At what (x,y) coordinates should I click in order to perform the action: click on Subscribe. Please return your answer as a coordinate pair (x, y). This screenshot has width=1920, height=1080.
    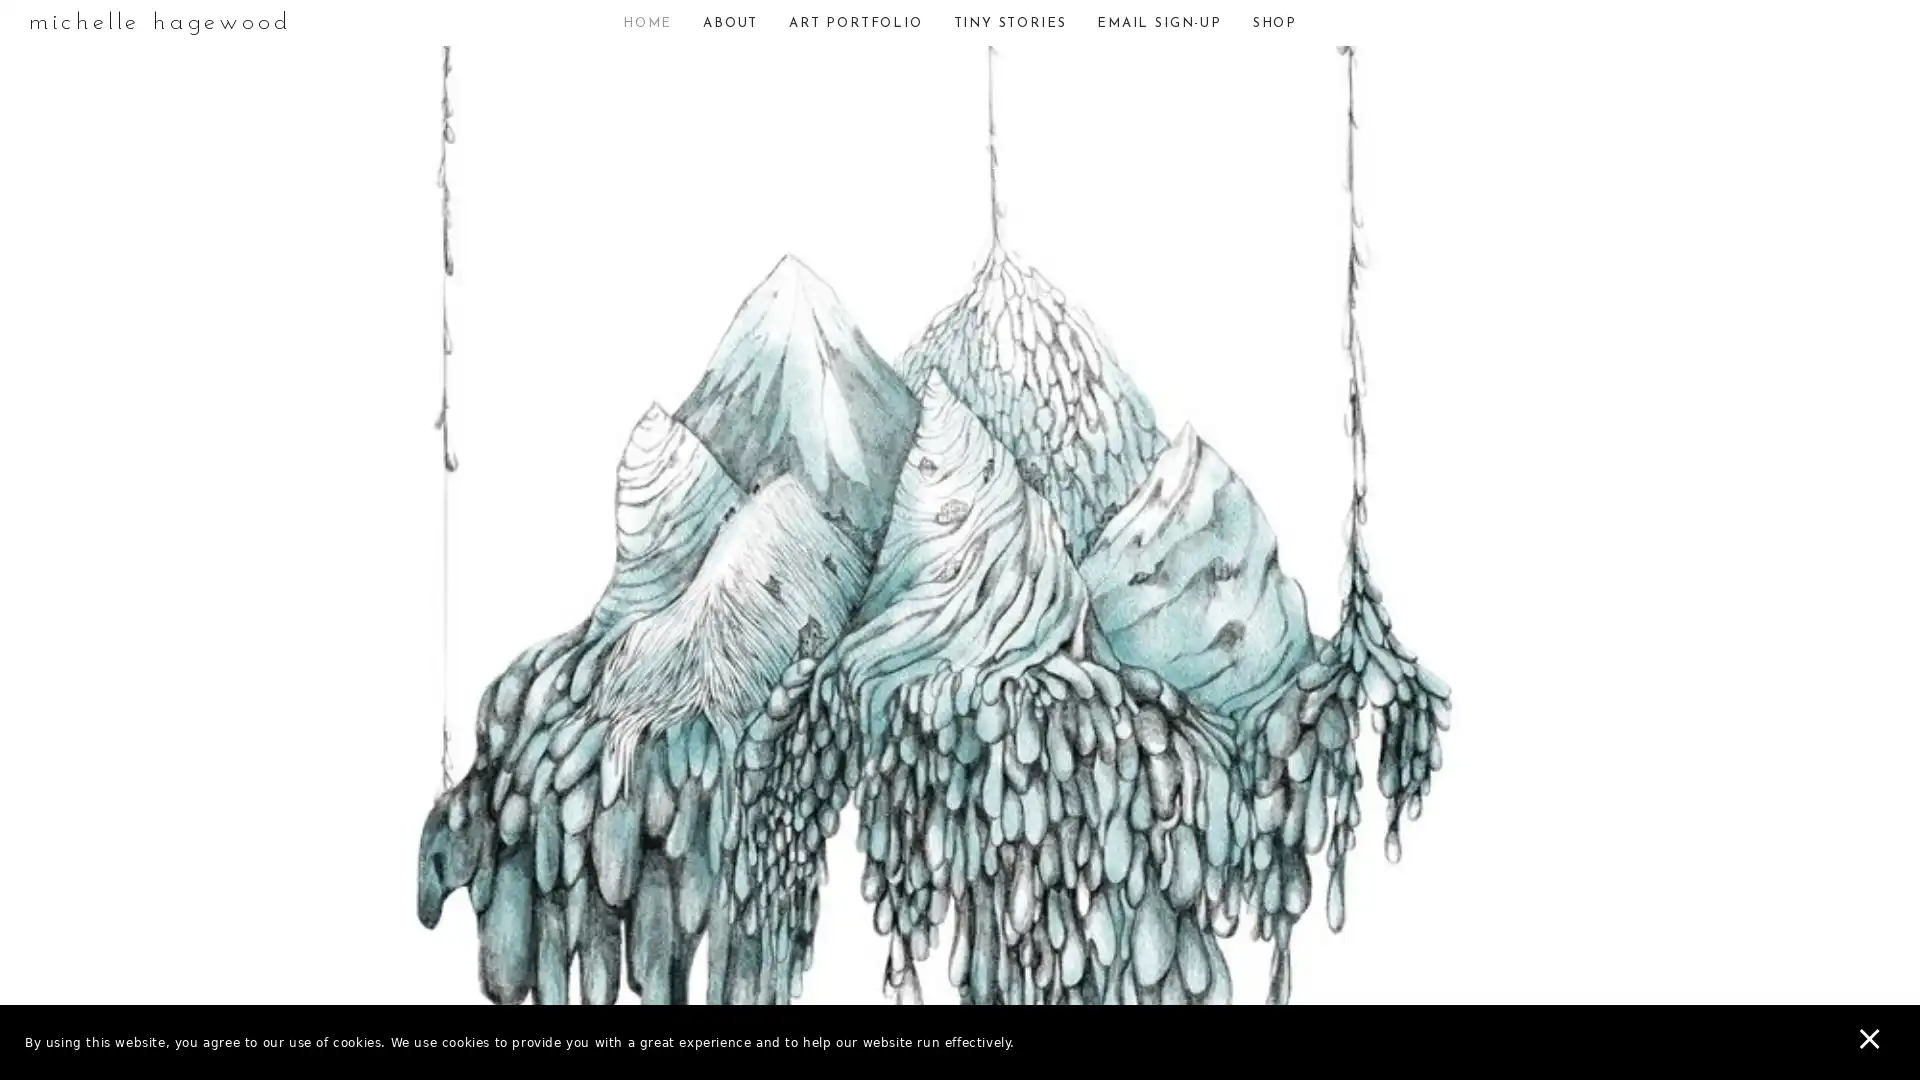
    Looking at the image, I should click on (1129, 612).